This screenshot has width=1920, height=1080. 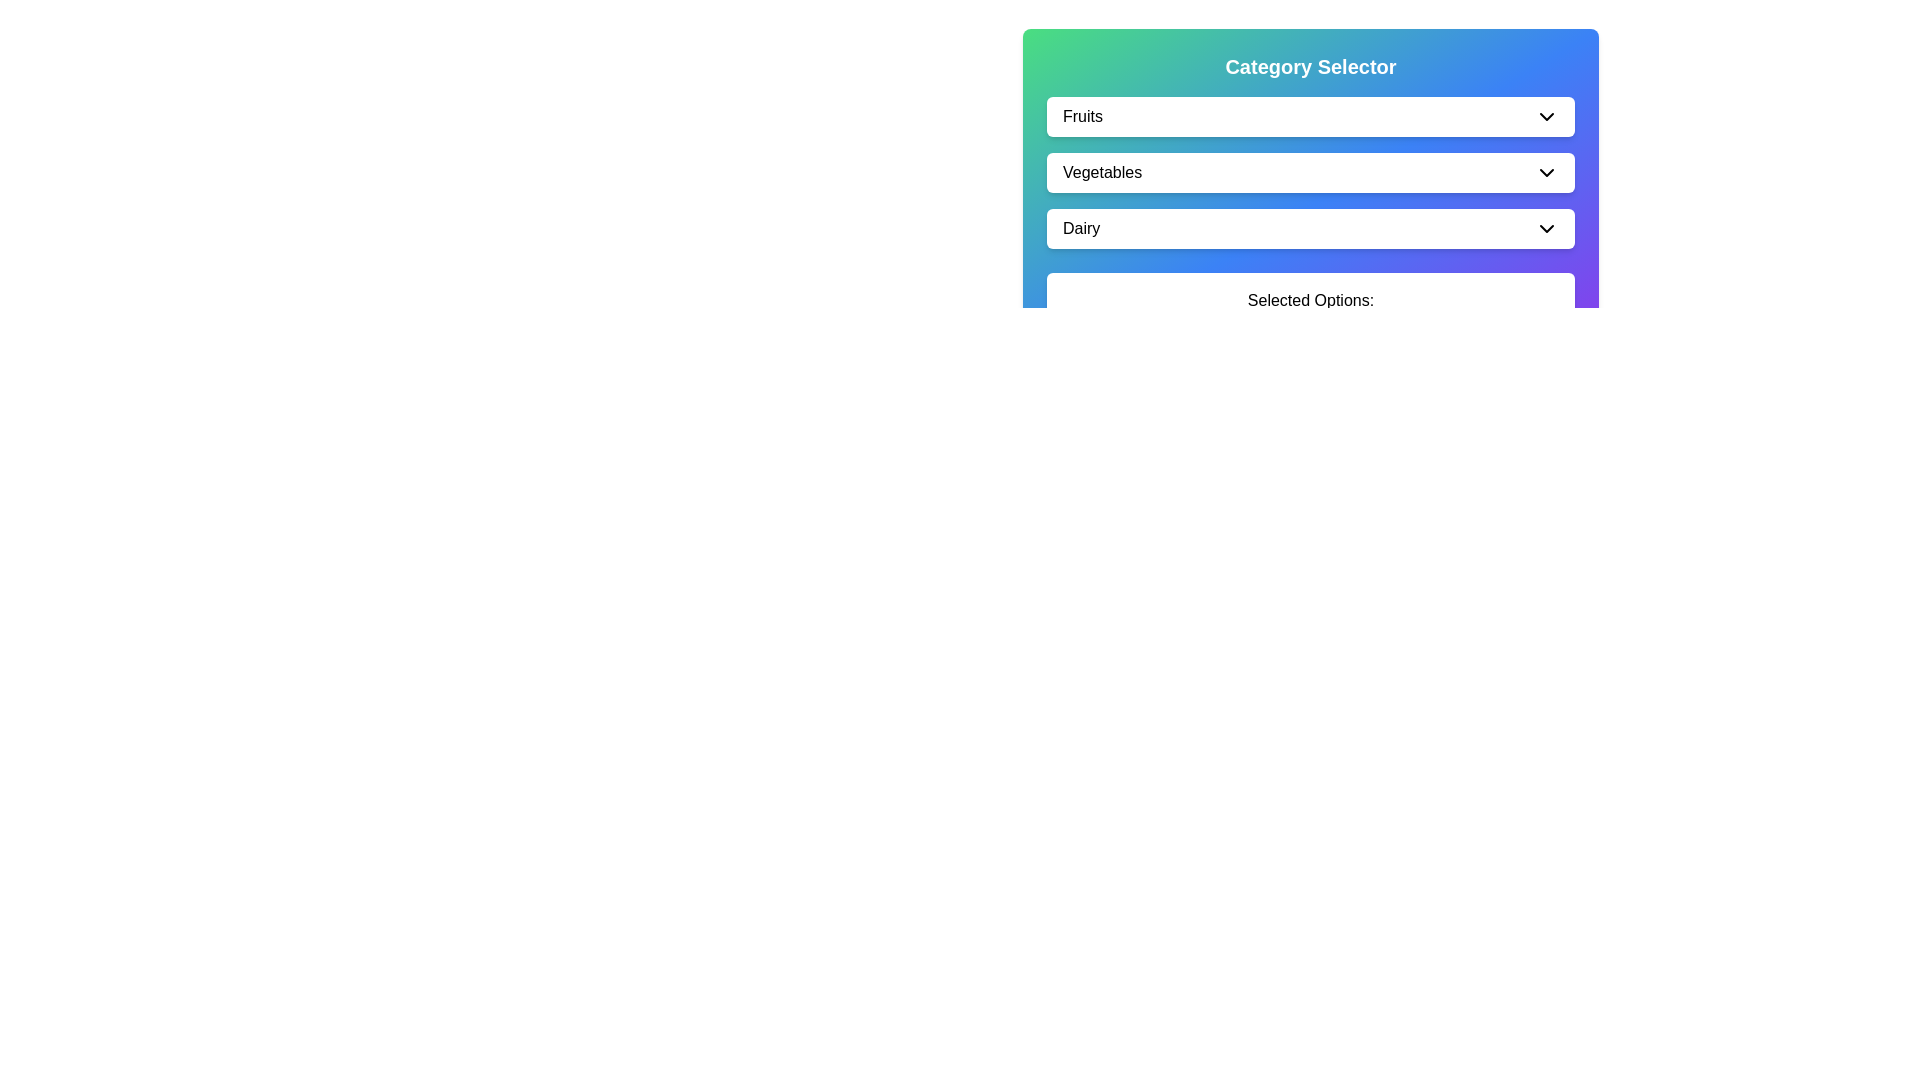 I want to click on the 'Vegetables' dropdown menu, so click(x=1310, y=207).